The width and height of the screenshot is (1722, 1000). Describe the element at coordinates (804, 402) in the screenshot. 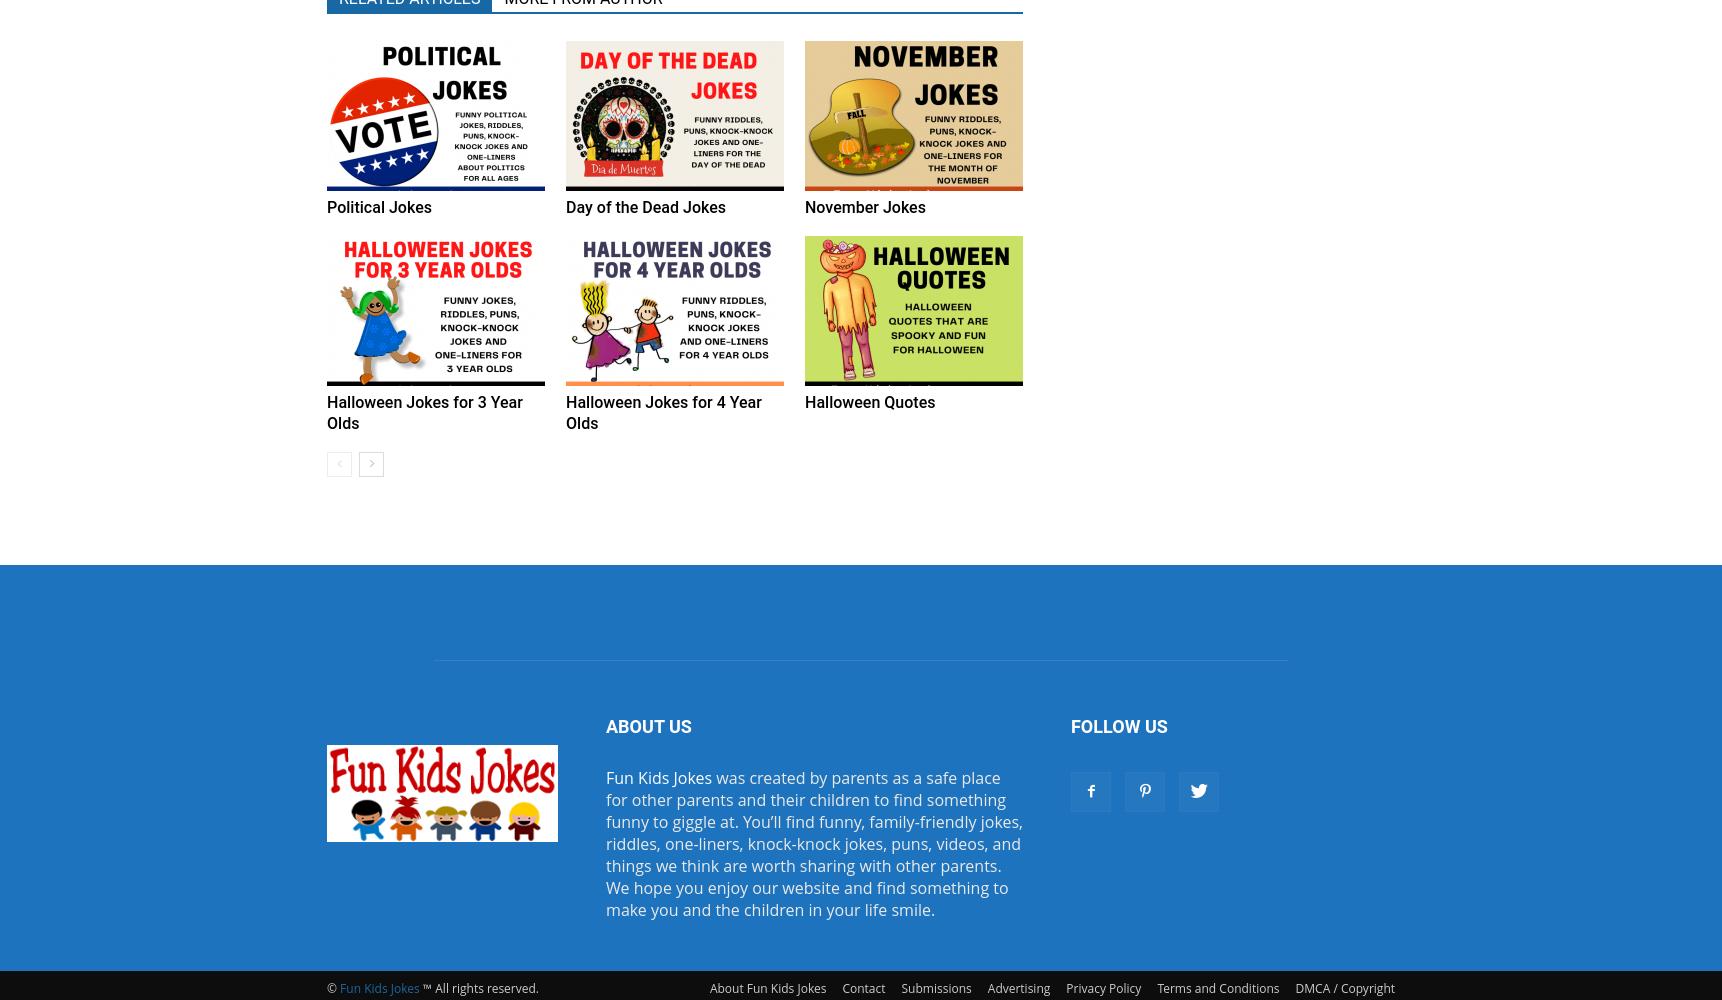

I see `'Halloween Quotes'` at that location.